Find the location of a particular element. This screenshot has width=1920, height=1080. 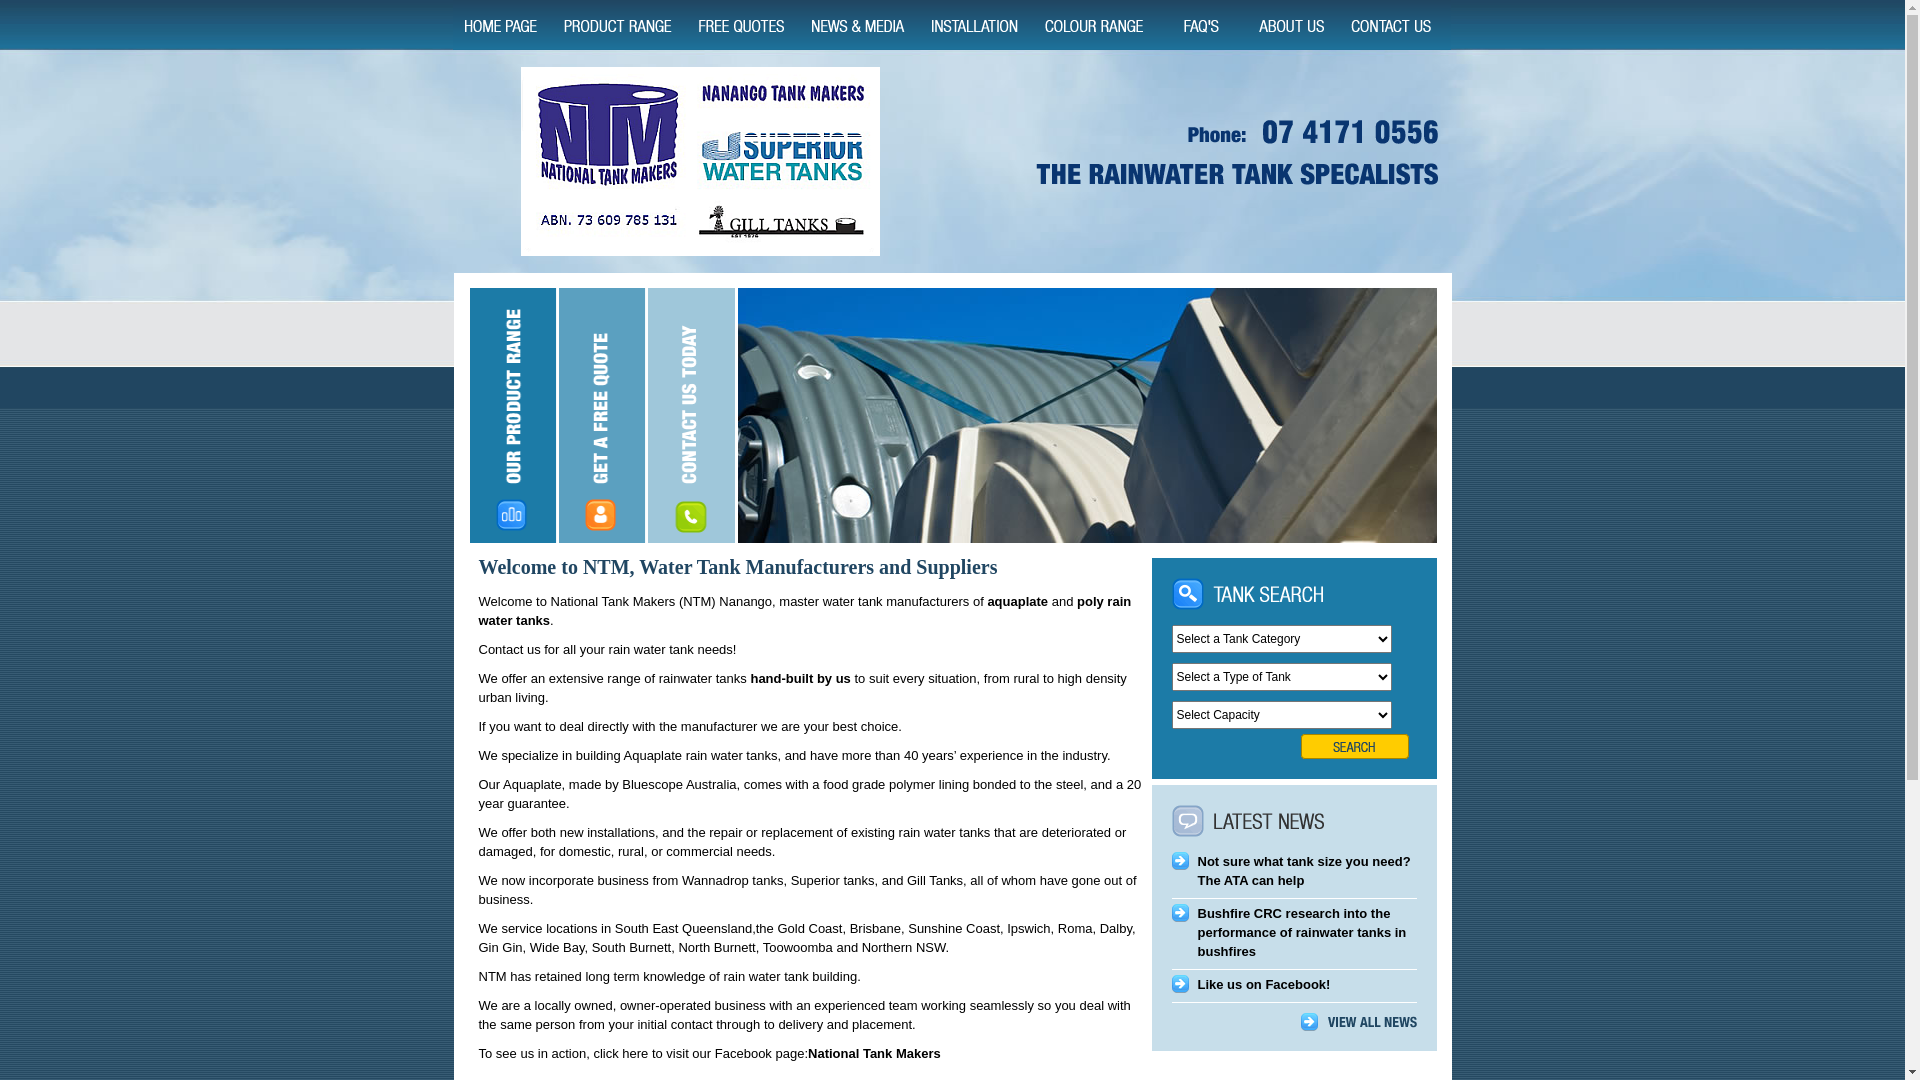

'aquaplate' is located at coordinates (1017, 600).